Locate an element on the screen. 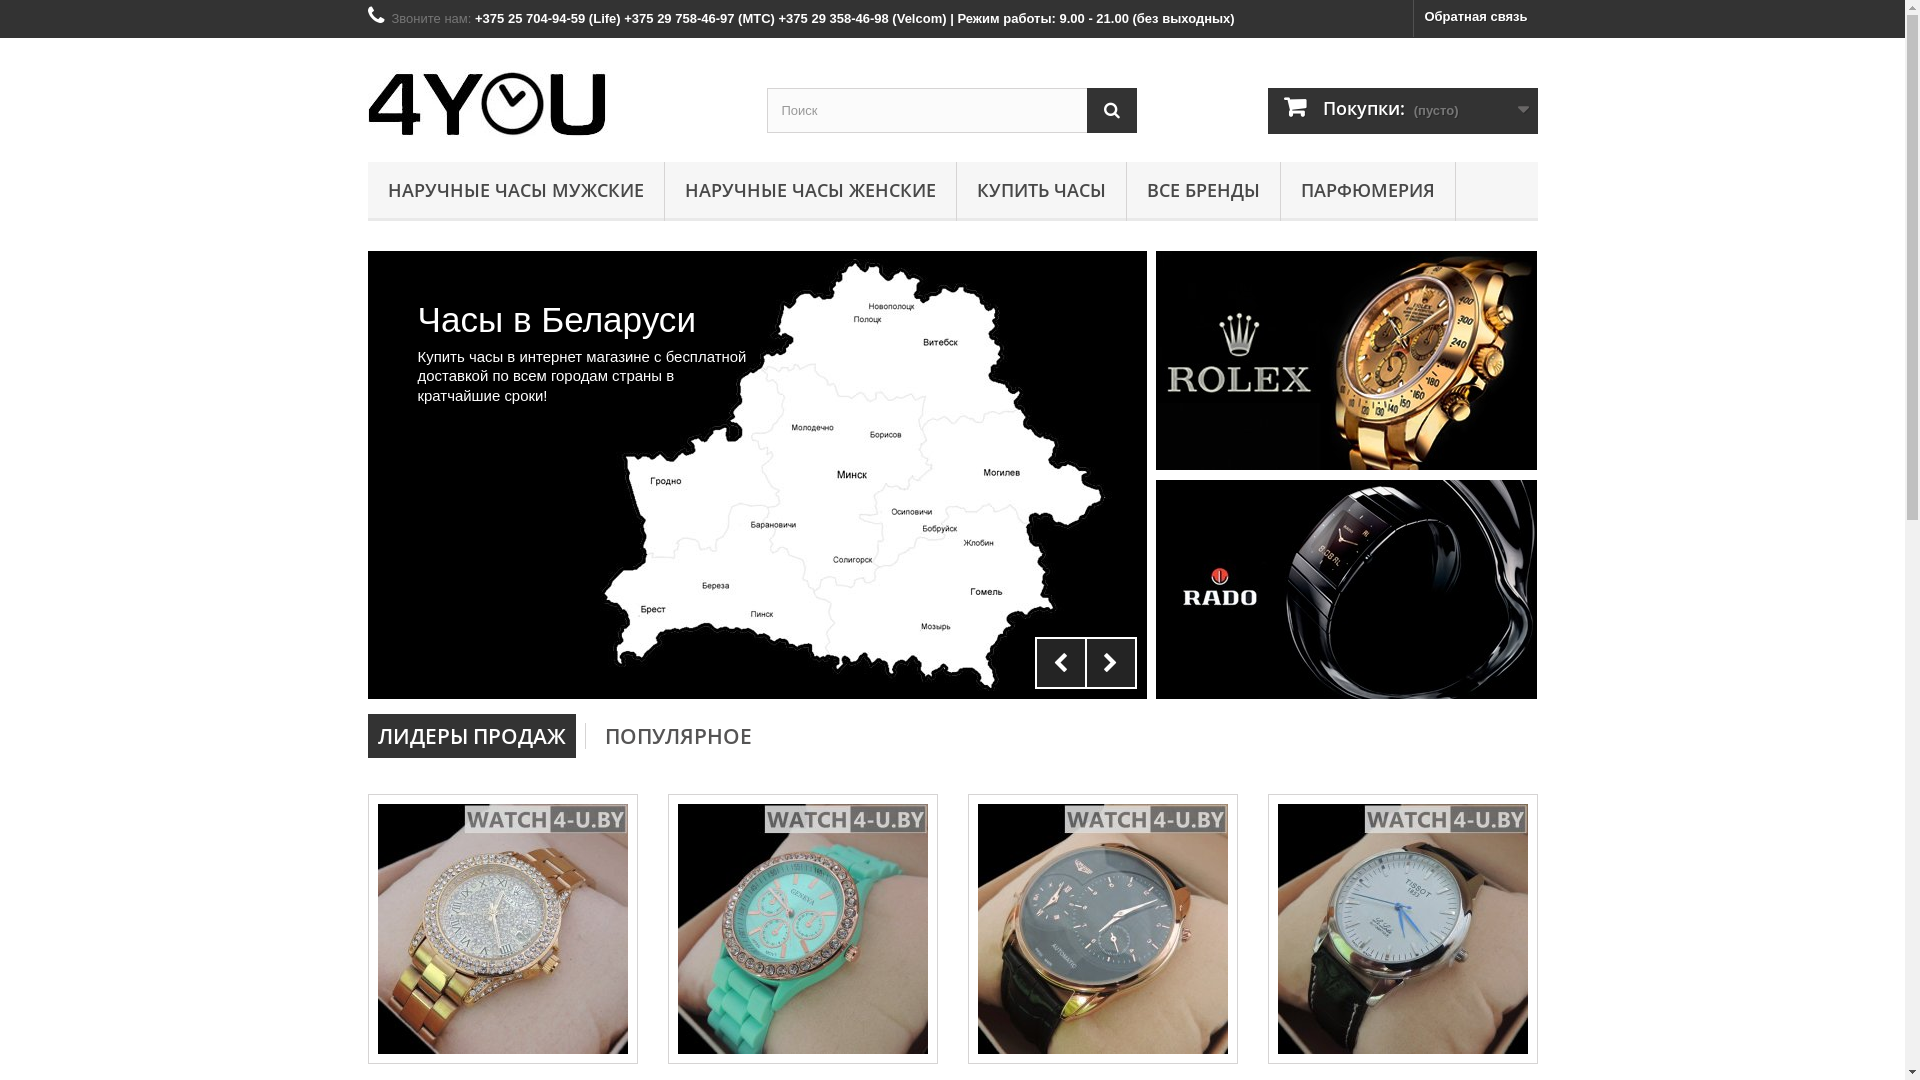 The image size is (1920, 1080). 'Next' is located at coordinates (1083, 663).